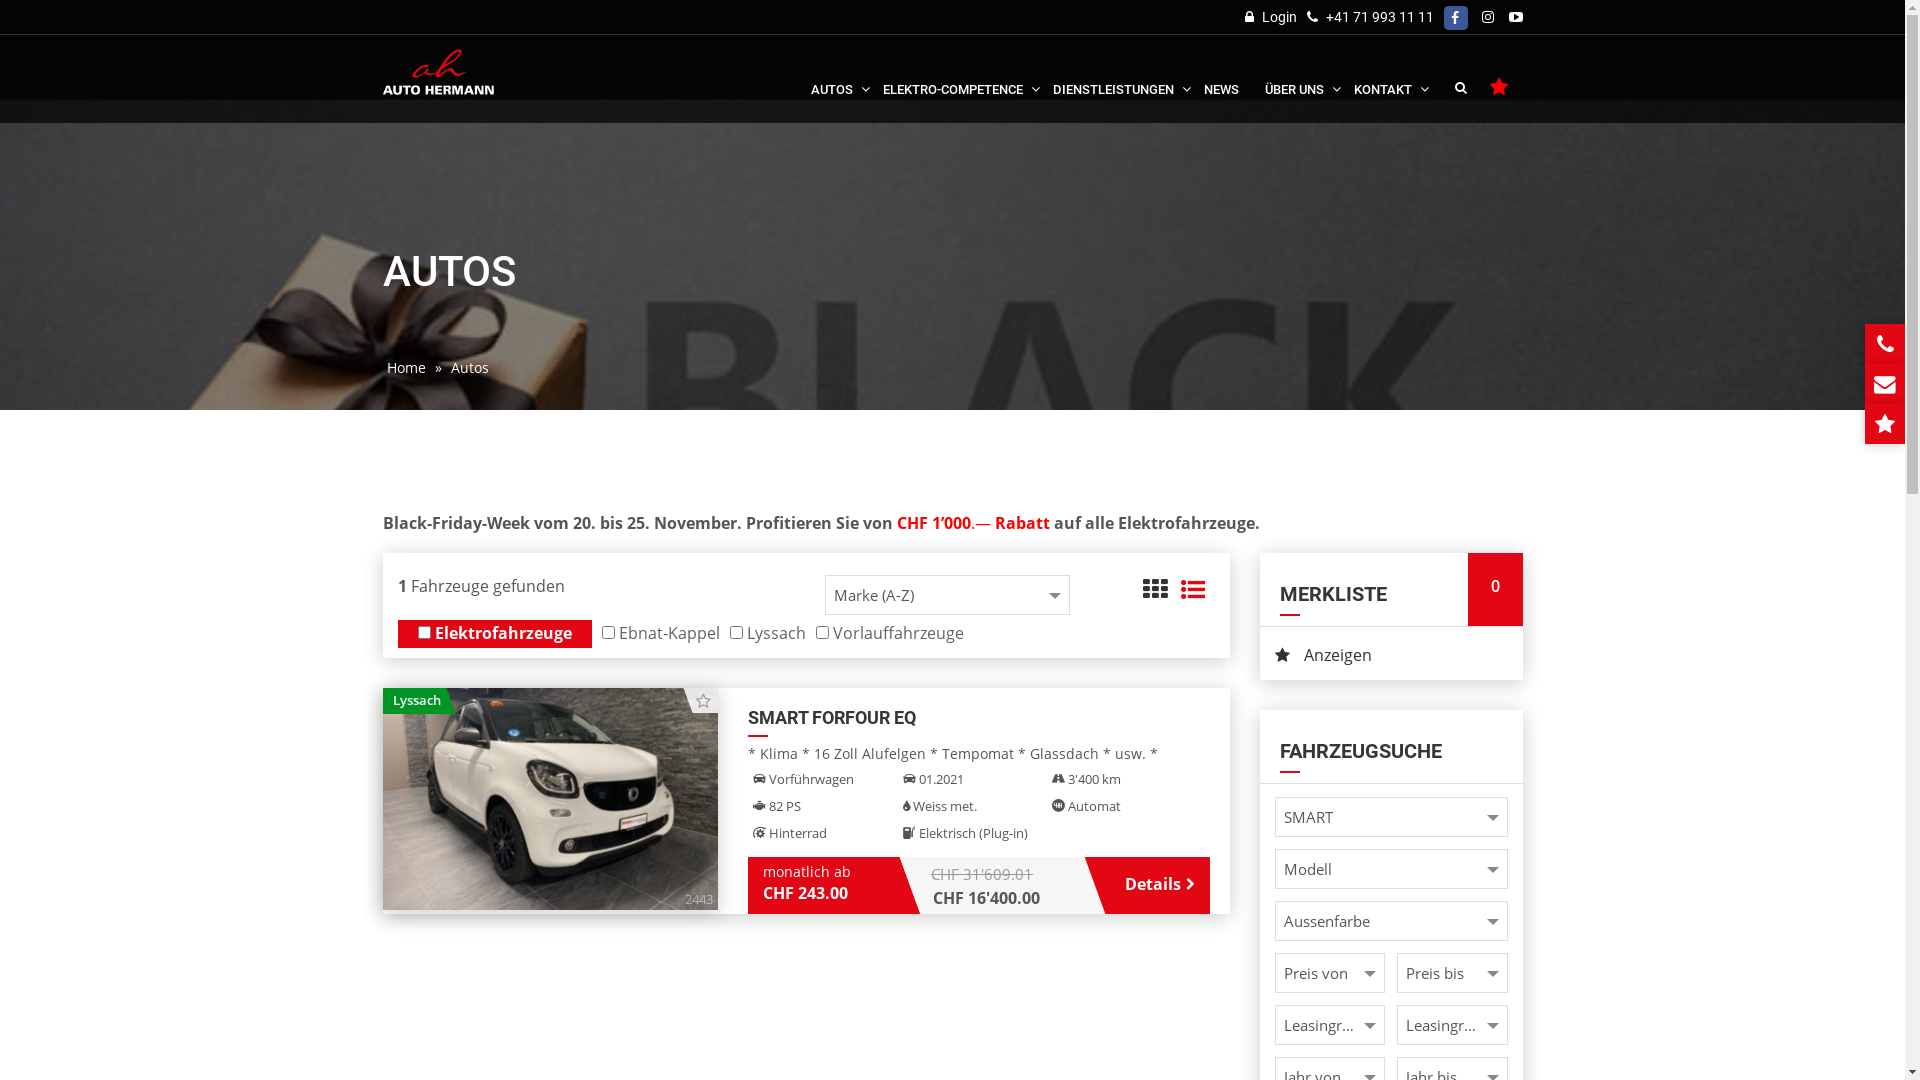 Image resolution: width=1920 pixels, height=1080 pixels. I want to click on 'NEWS', so click(1220, 75).